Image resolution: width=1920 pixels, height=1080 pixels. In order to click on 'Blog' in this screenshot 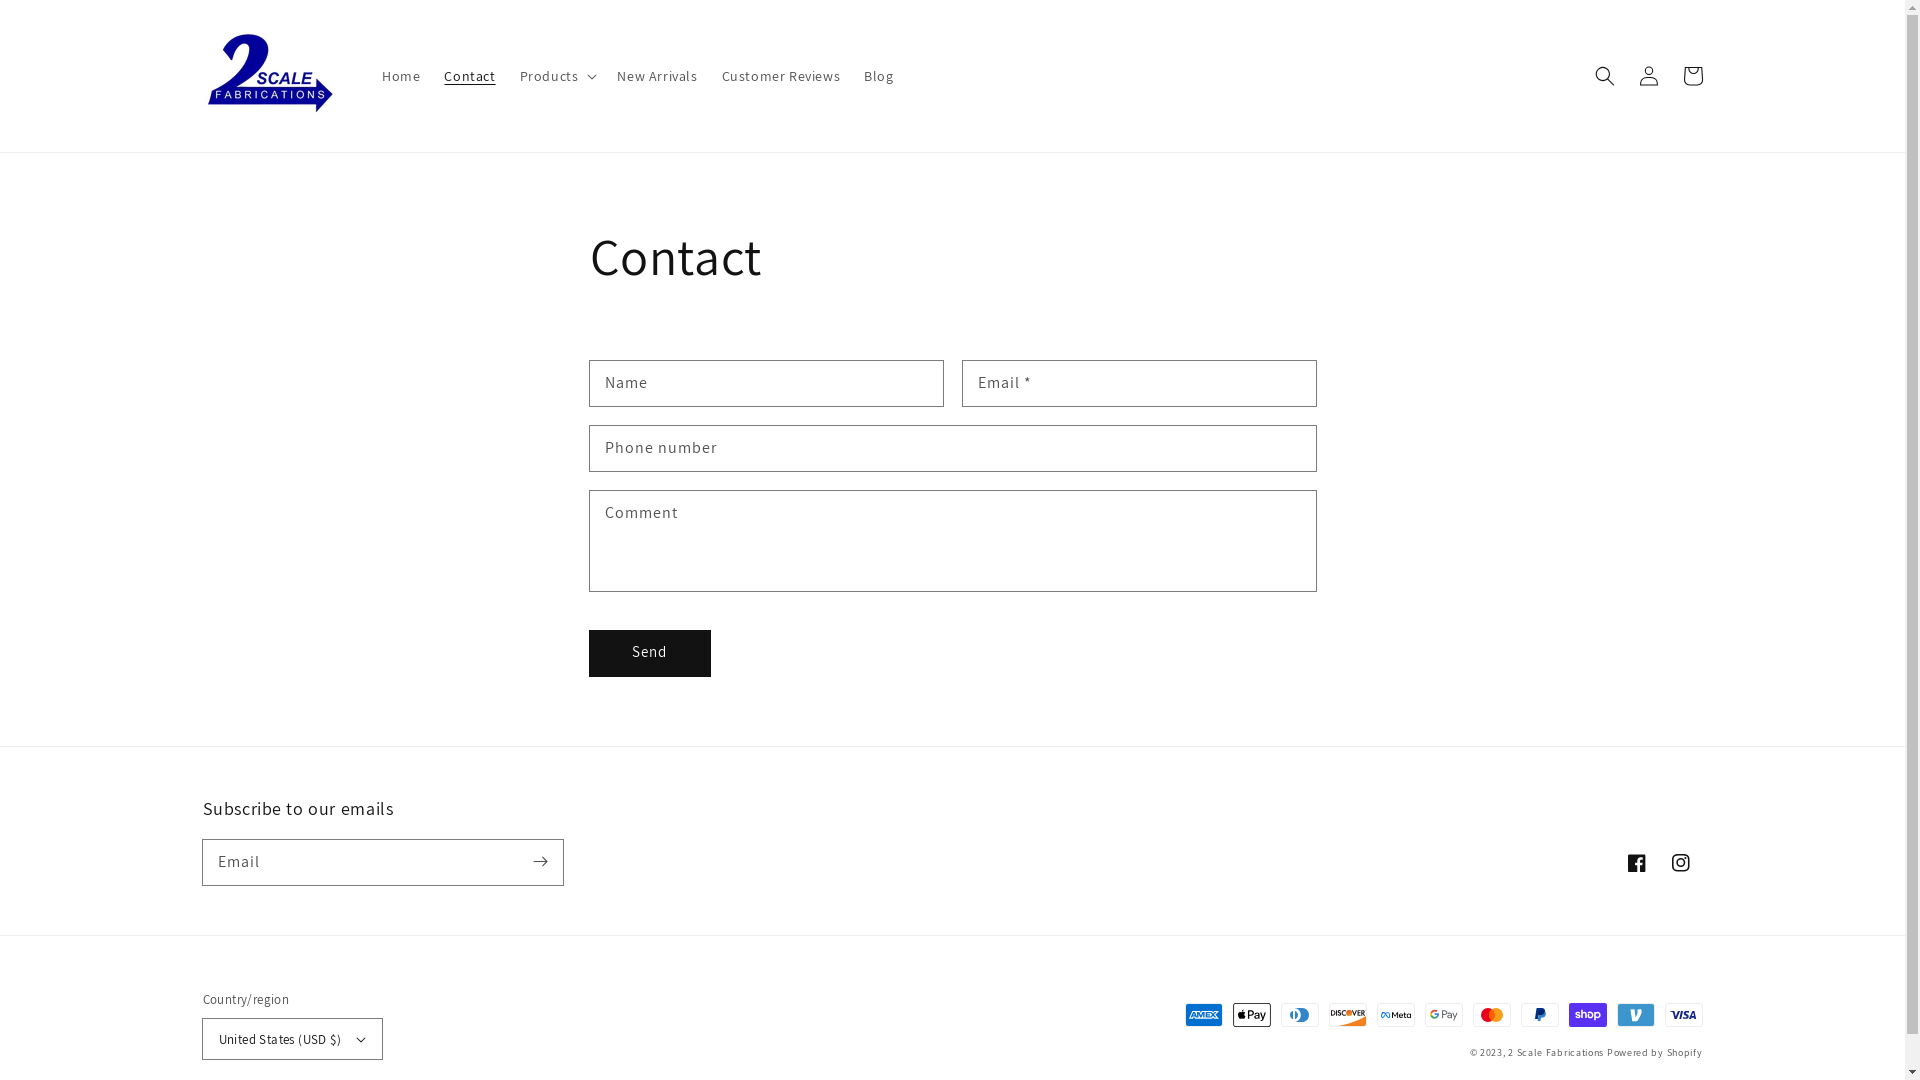, I will do `click(851, 75)`.